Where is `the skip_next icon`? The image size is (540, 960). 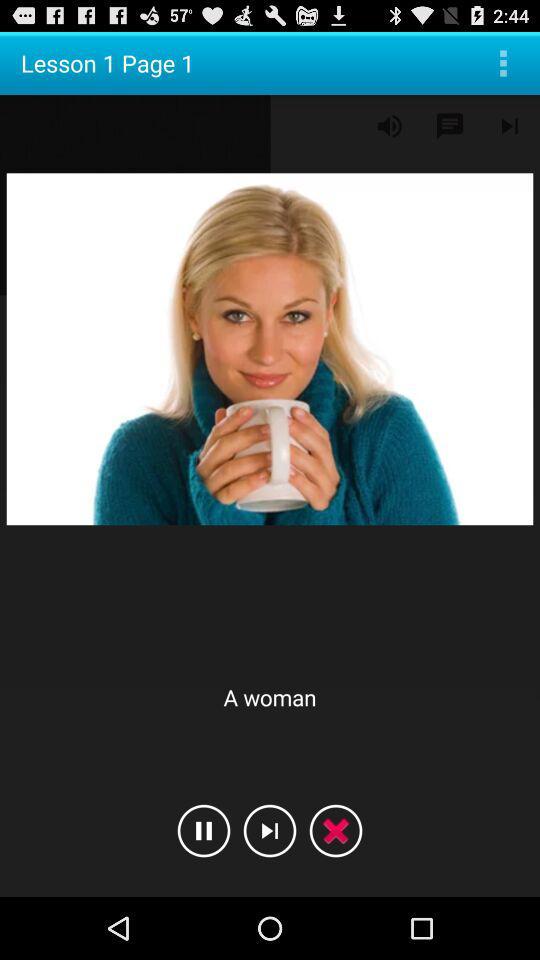 the skip_next icon is located at coordinates (270, 888).